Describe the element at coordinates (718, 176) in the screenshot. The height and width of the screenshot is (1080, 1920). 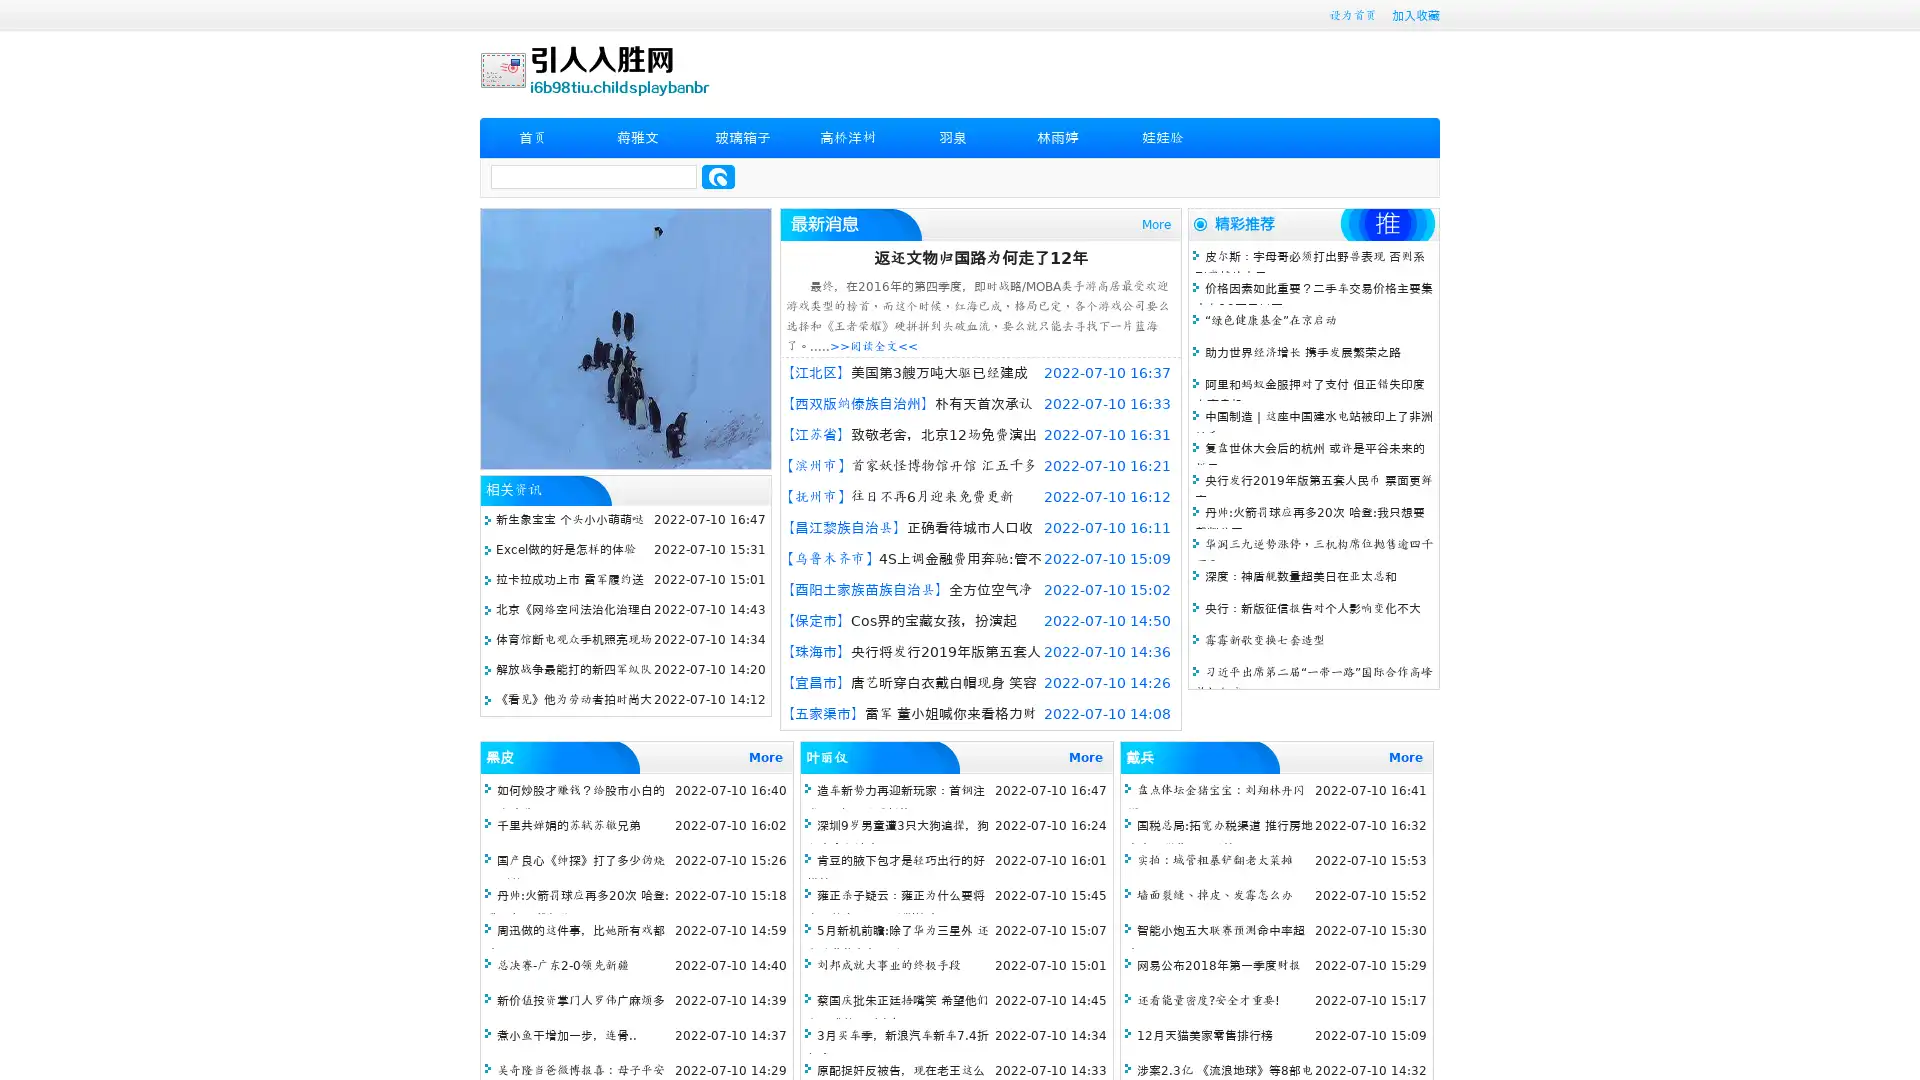
I see `Search` at that location.